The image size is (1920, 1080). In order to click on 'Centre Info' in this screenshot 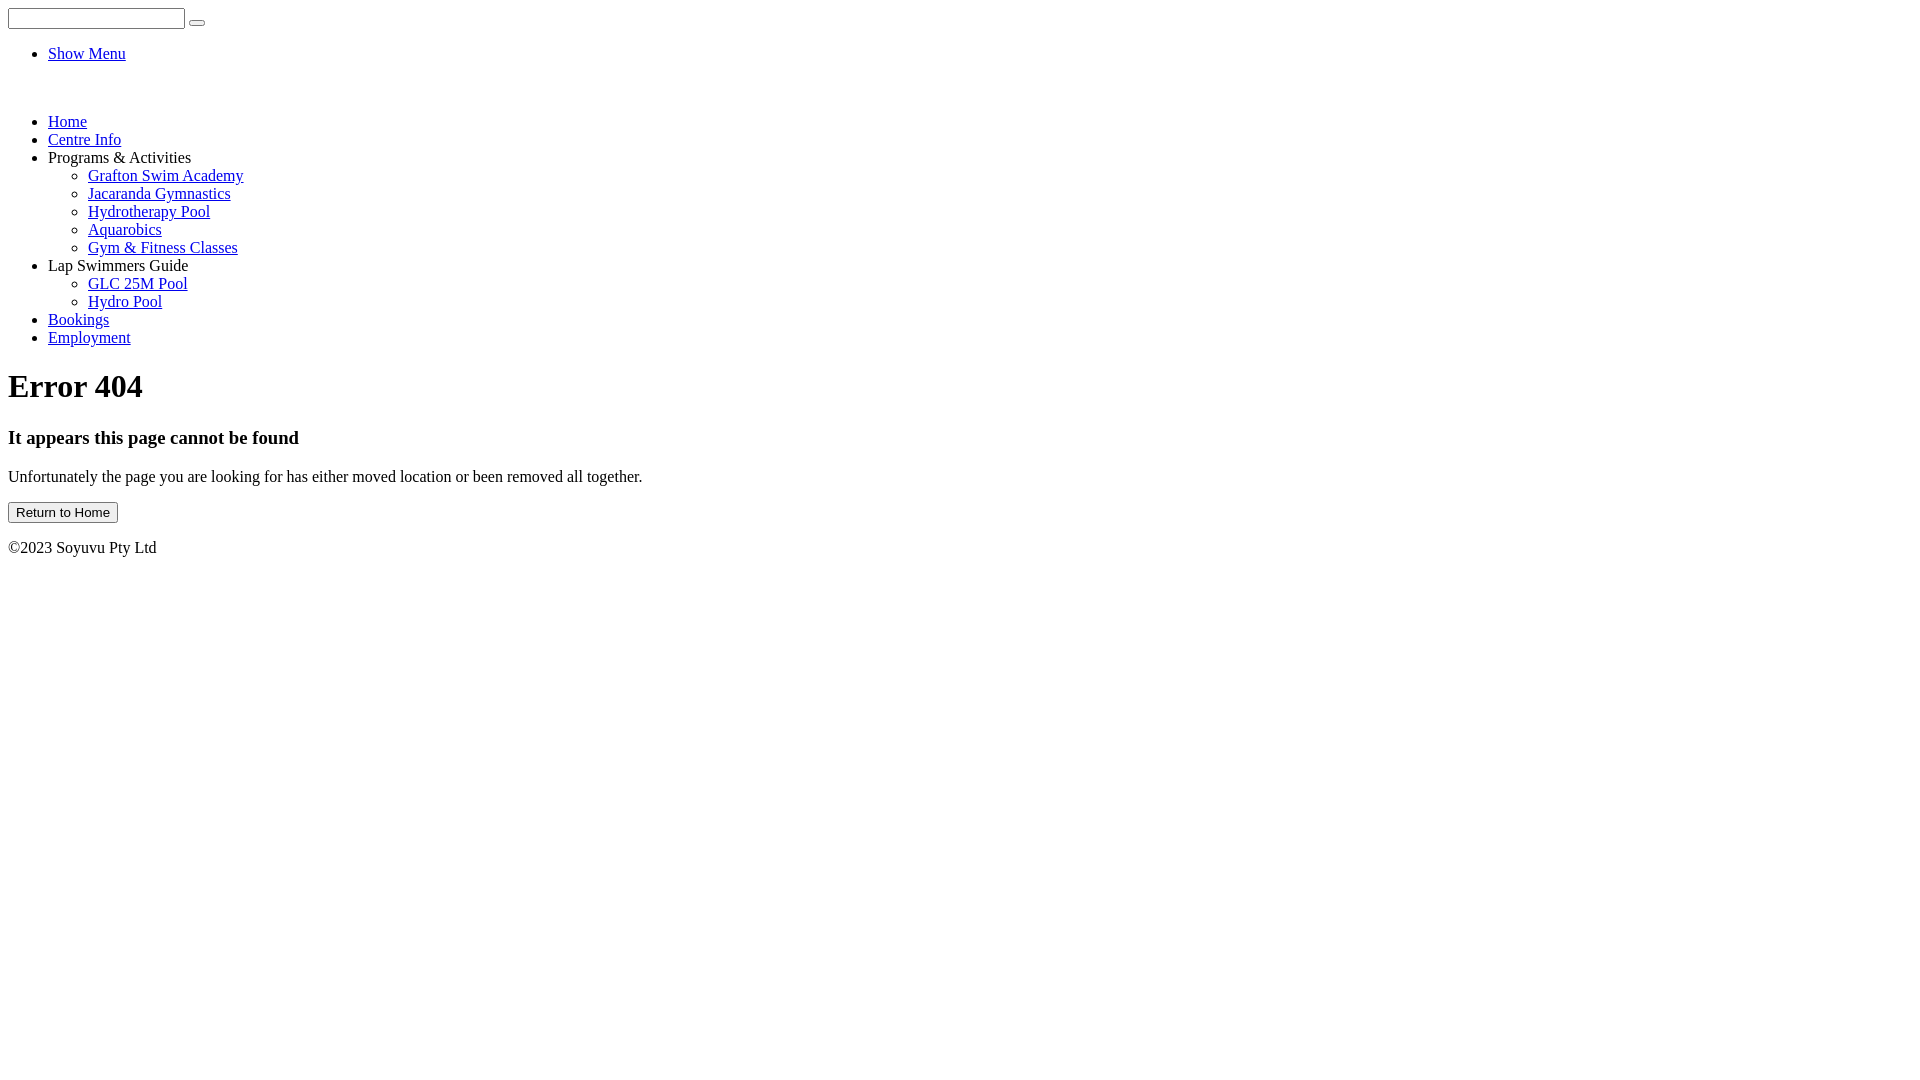, I will do `click(83, 138)`.